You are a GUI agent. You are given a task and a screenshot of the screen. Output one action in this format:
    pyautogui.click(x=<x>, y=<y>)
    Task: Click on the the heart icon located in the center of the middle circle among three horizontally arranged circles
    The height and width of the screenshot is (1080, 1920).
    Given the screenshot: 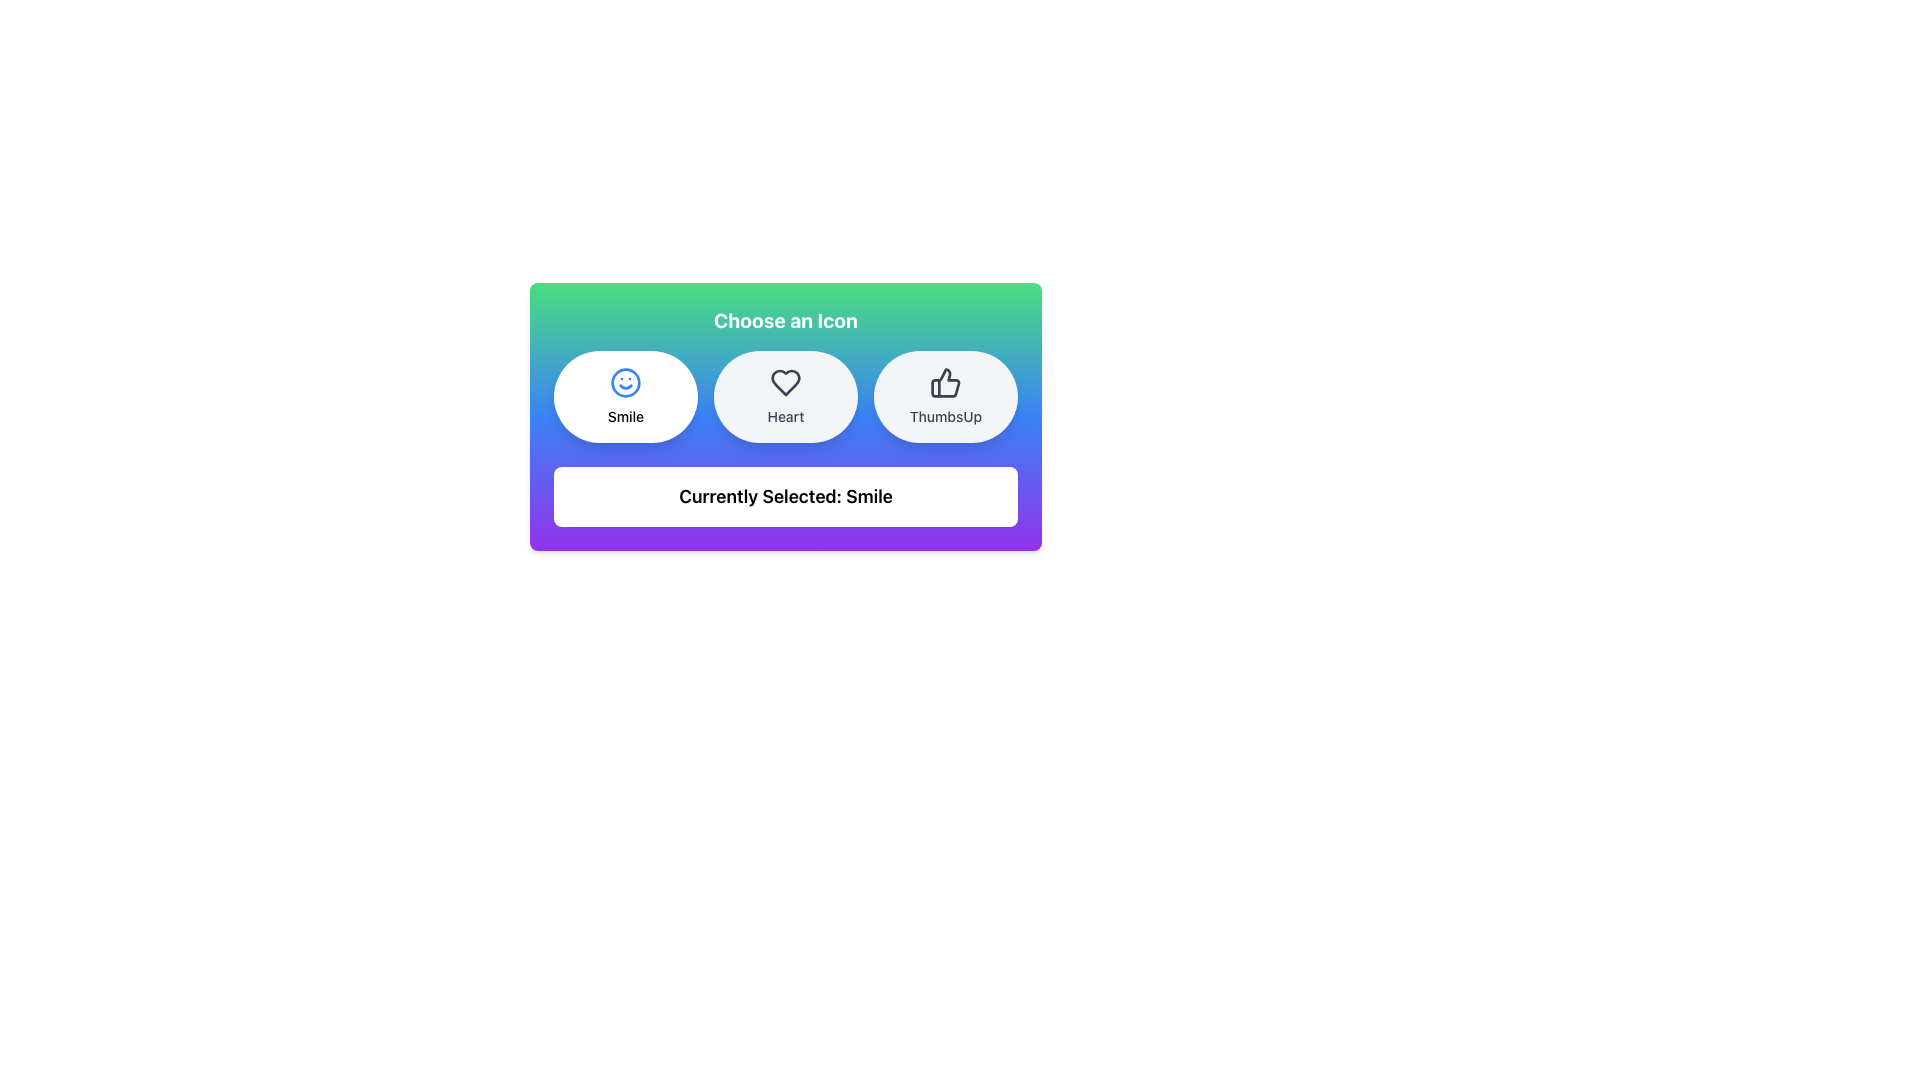 What is the action you would take?
    pyautogui.click(x=785, y=382)
    